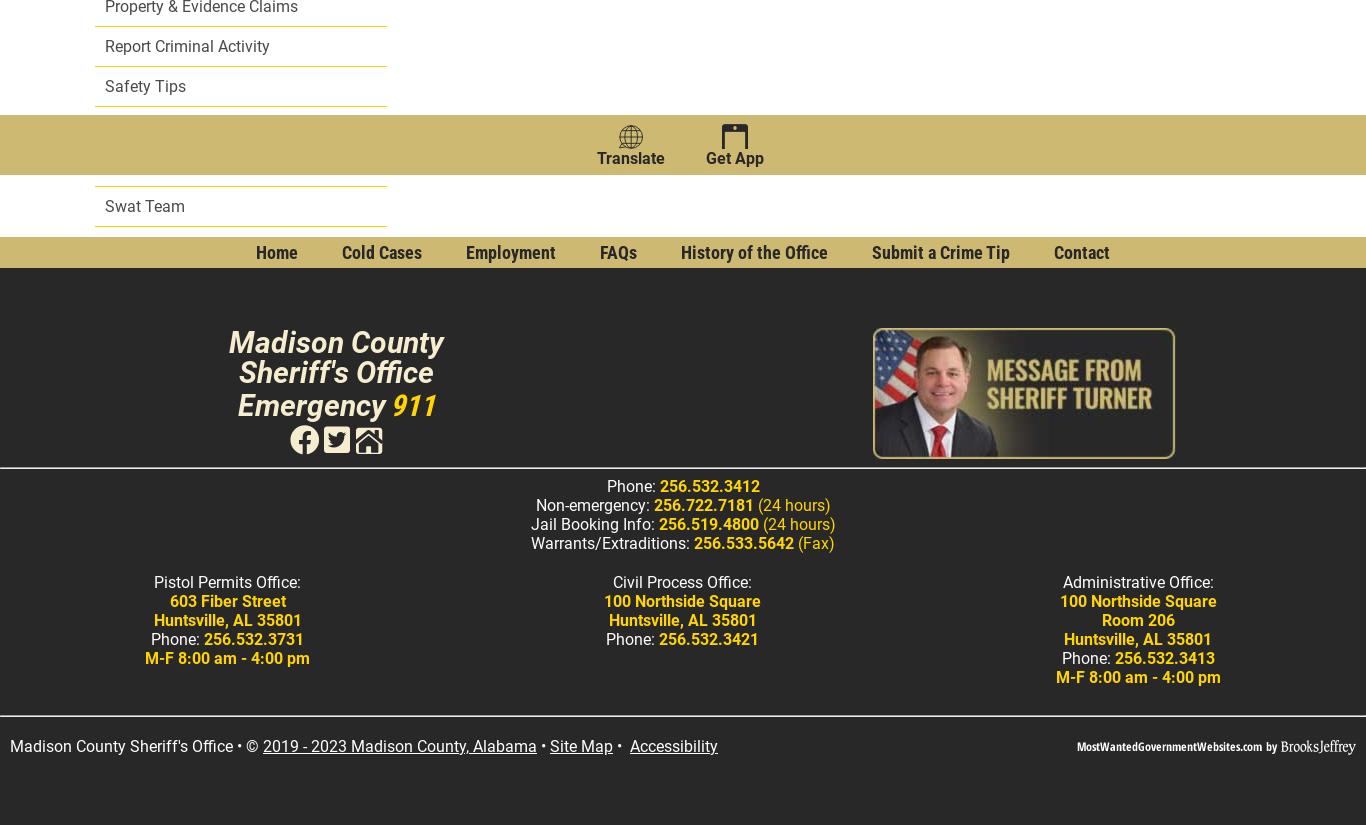  What do you see at coordinates (754, 252) in the screenshot?
I see `'History of the Office'` at bounding box center [754, 252].